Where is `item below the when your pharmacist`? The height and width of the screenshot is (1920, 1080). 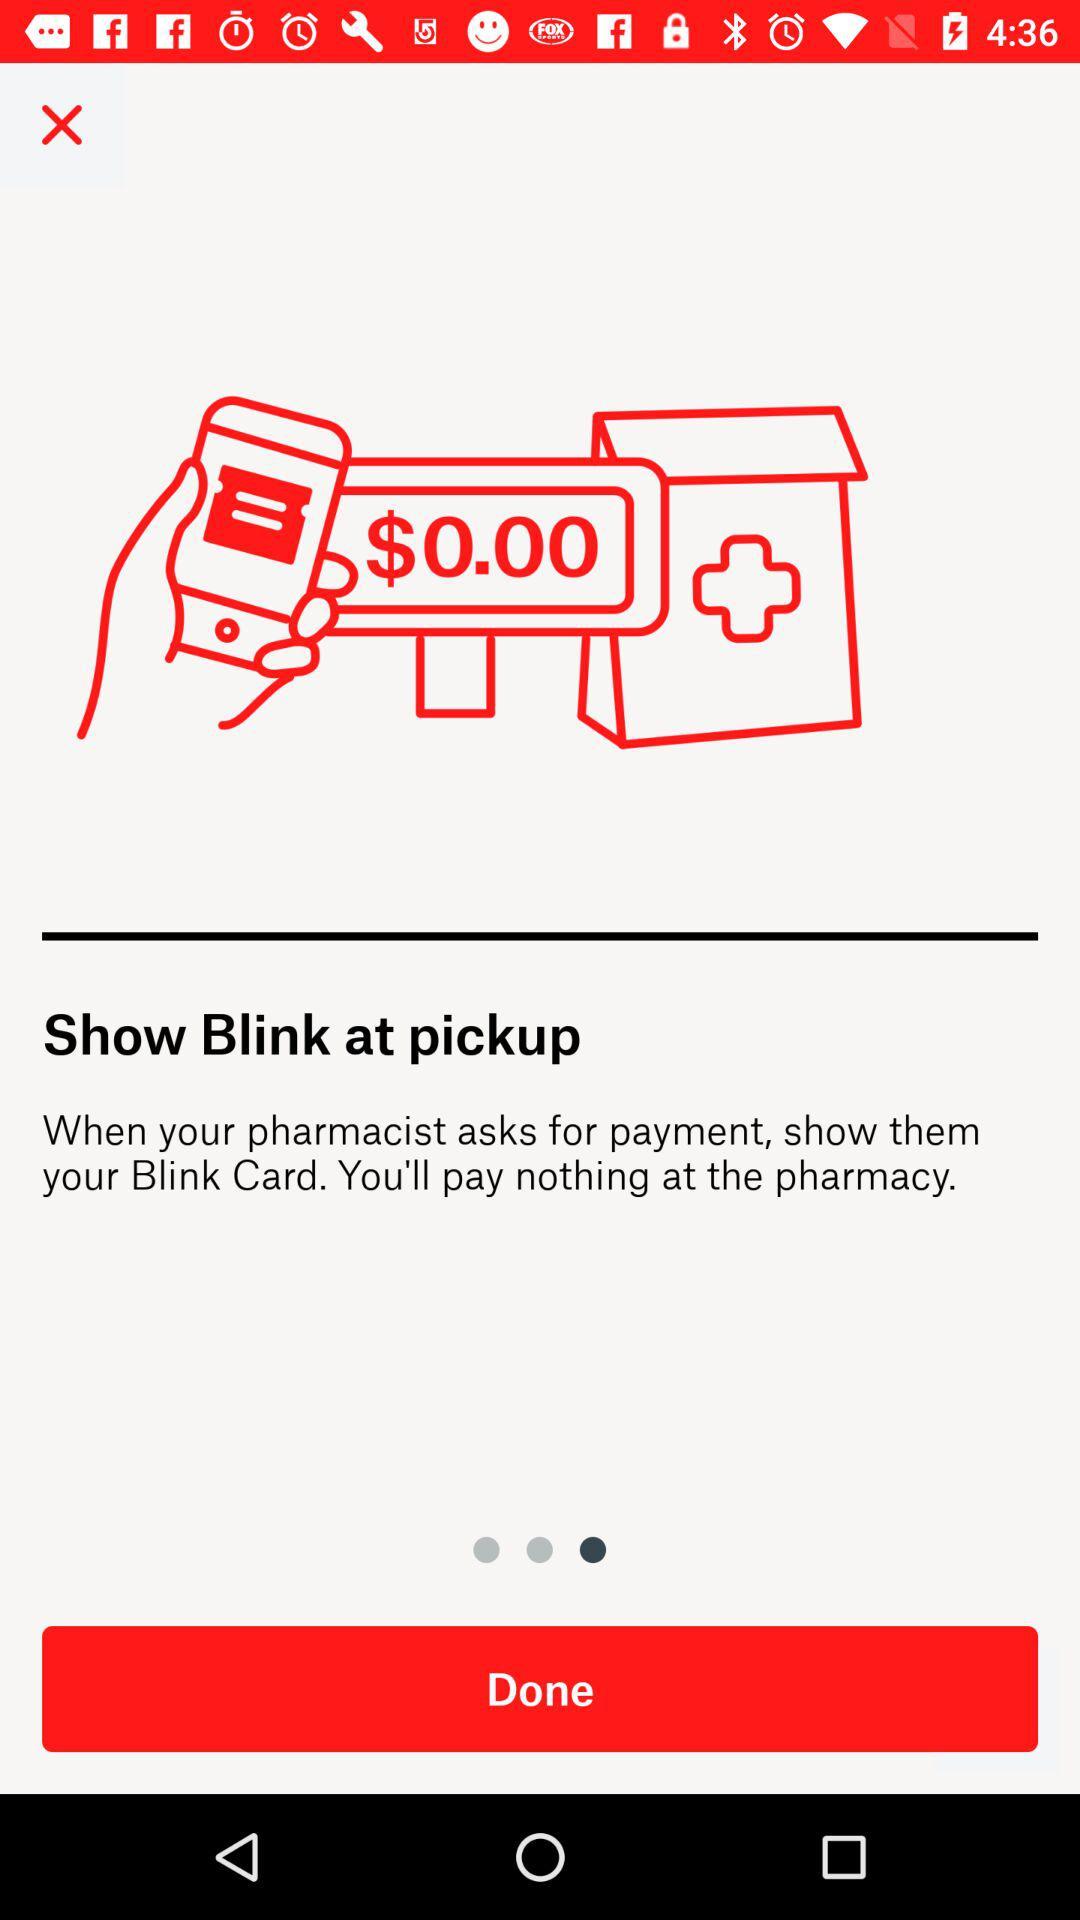 item below the when your pharmacist is located at coordinates (995, 1708).